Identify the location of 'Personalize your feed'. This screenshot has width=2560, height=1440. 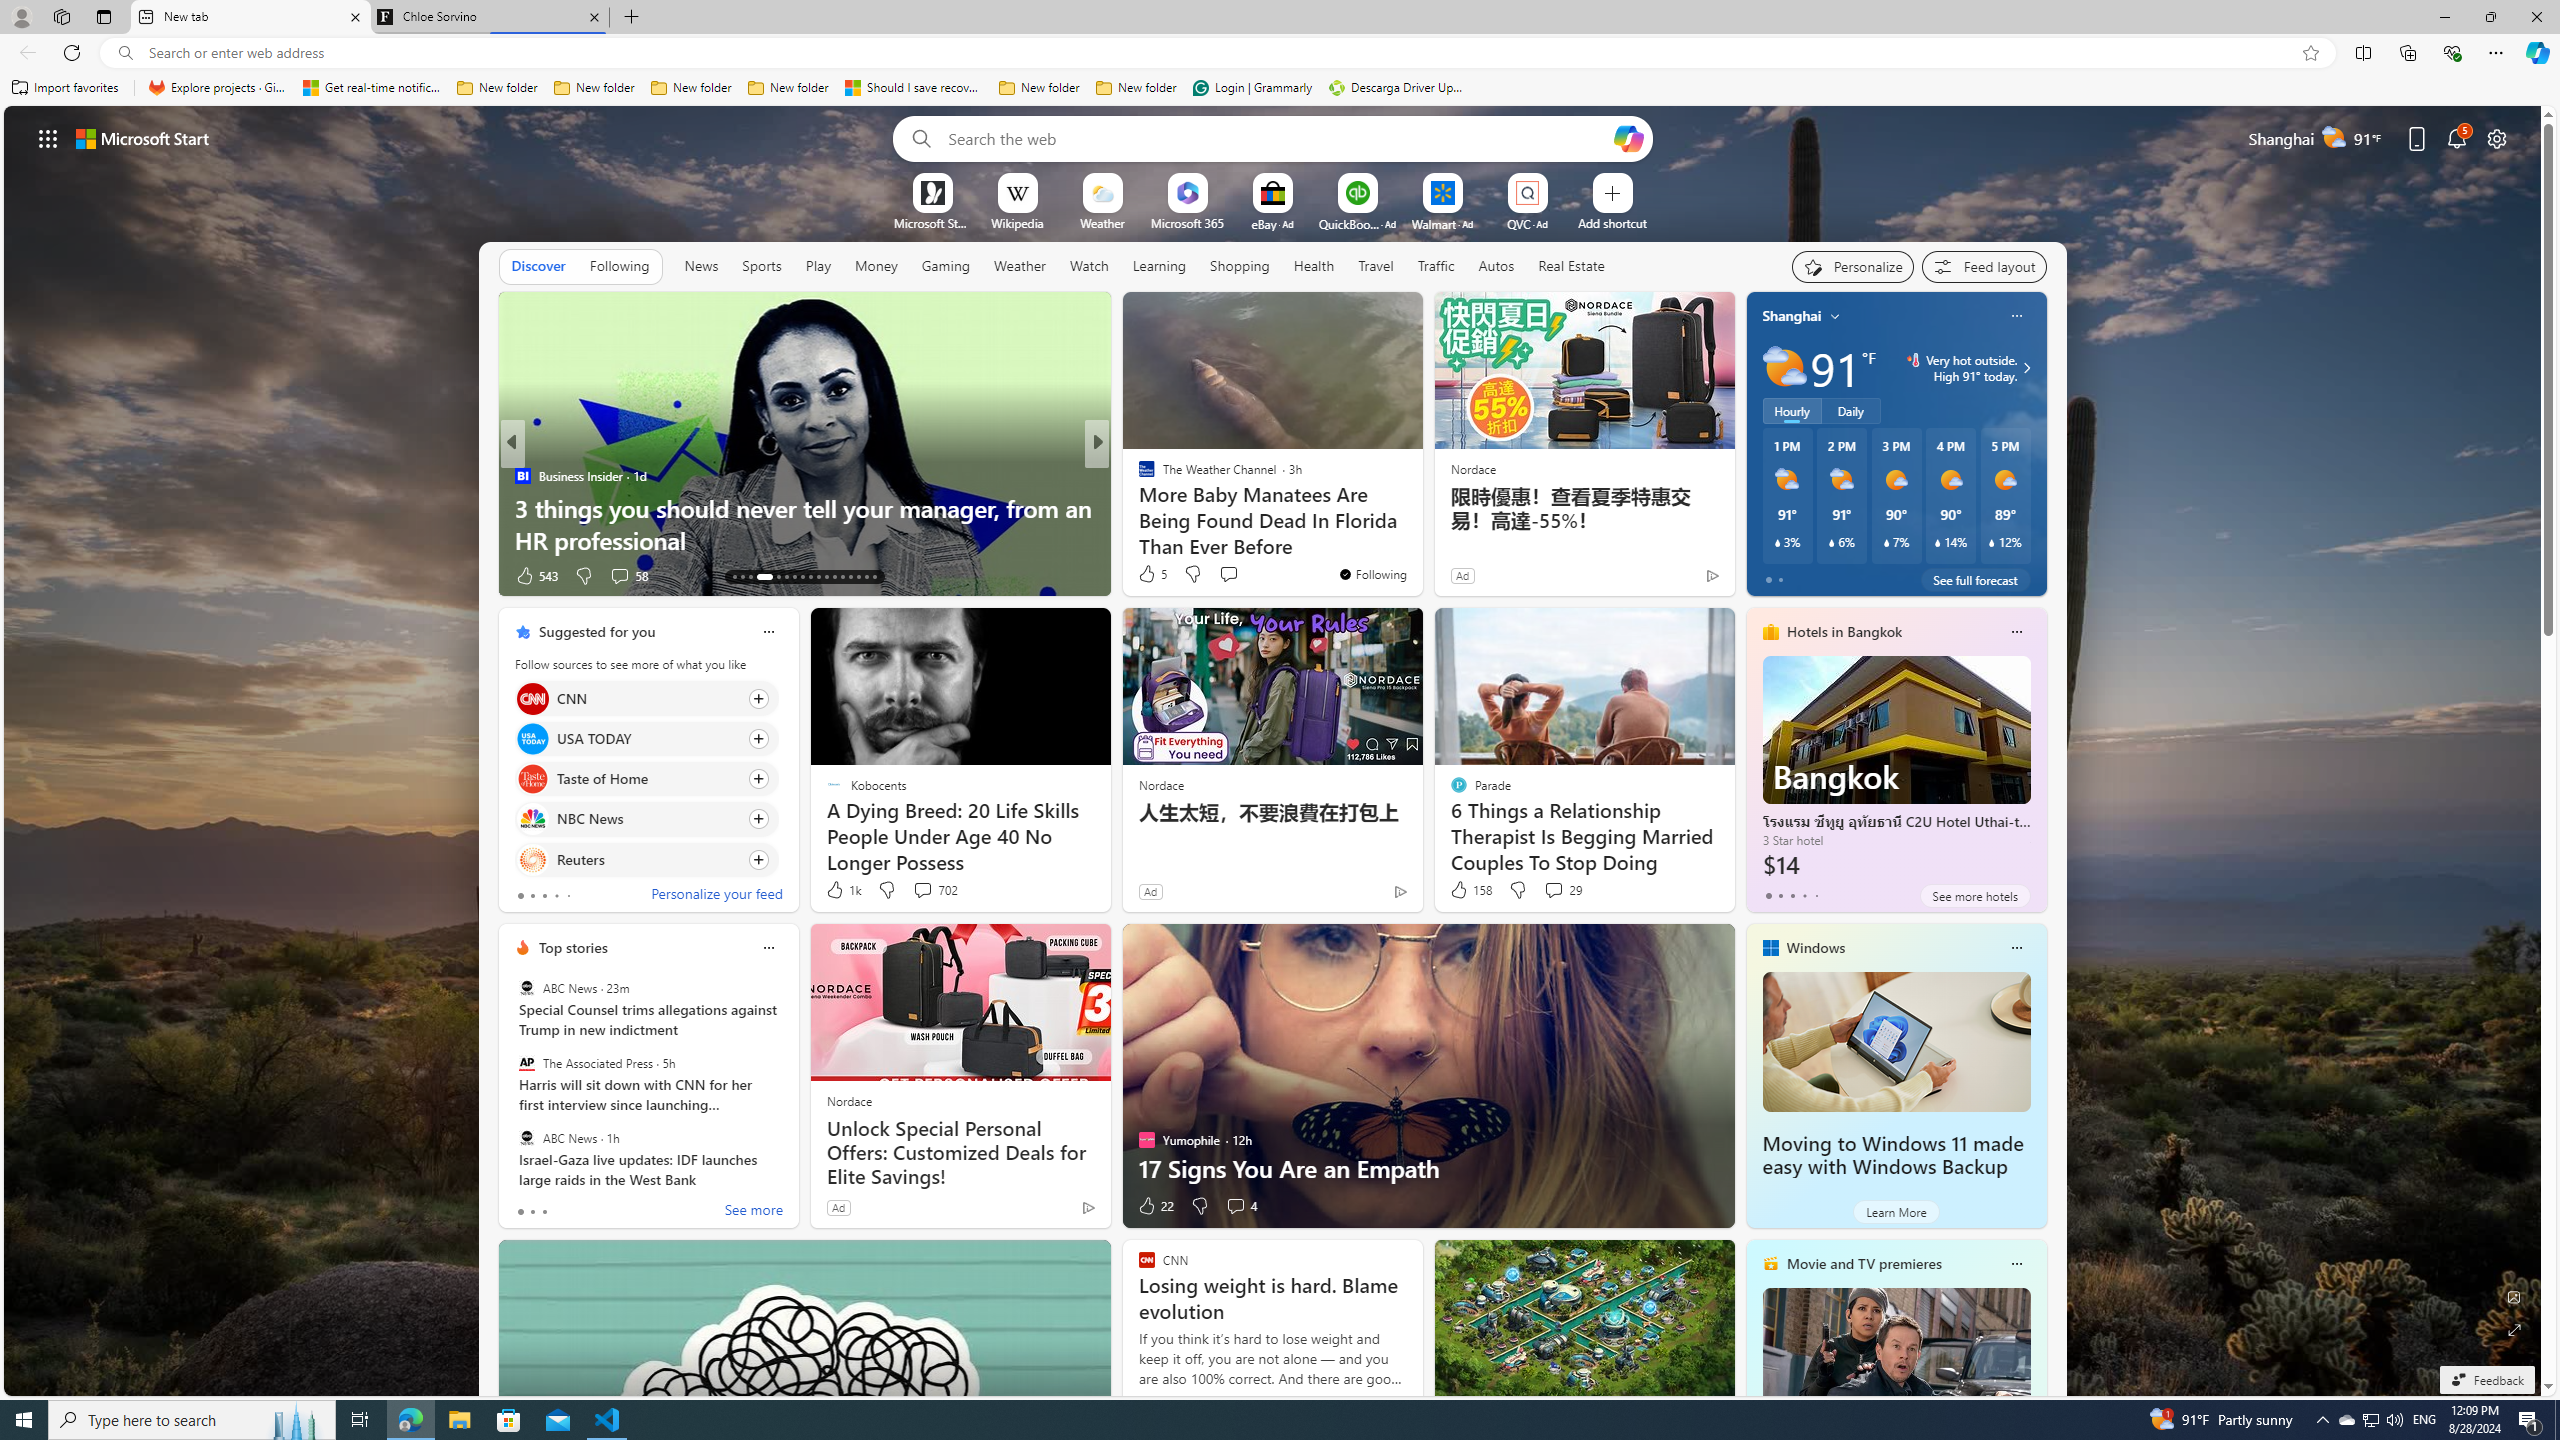
(716, 896).